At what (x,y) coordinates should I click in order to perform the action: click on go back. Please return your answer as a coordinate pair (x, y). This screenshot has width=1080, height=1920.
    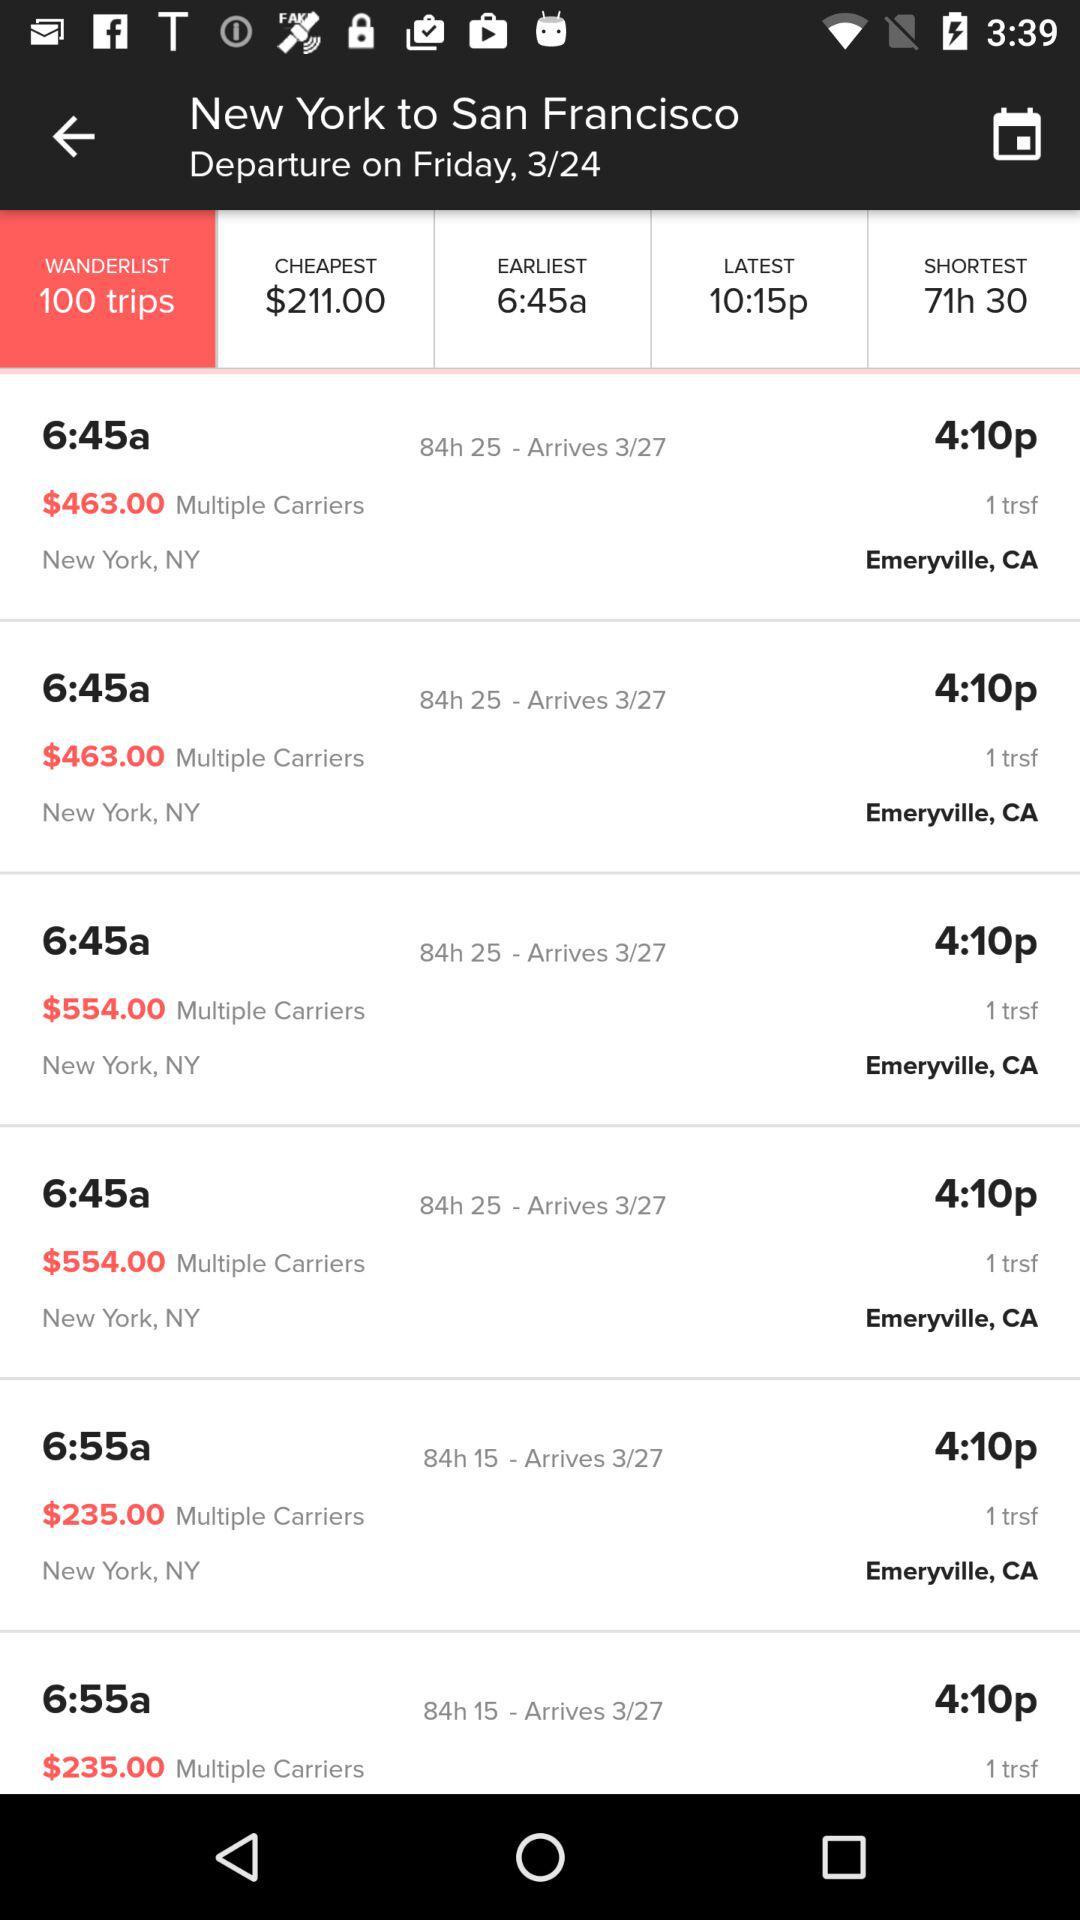
    Looking at the image, I should click on (72, 135).